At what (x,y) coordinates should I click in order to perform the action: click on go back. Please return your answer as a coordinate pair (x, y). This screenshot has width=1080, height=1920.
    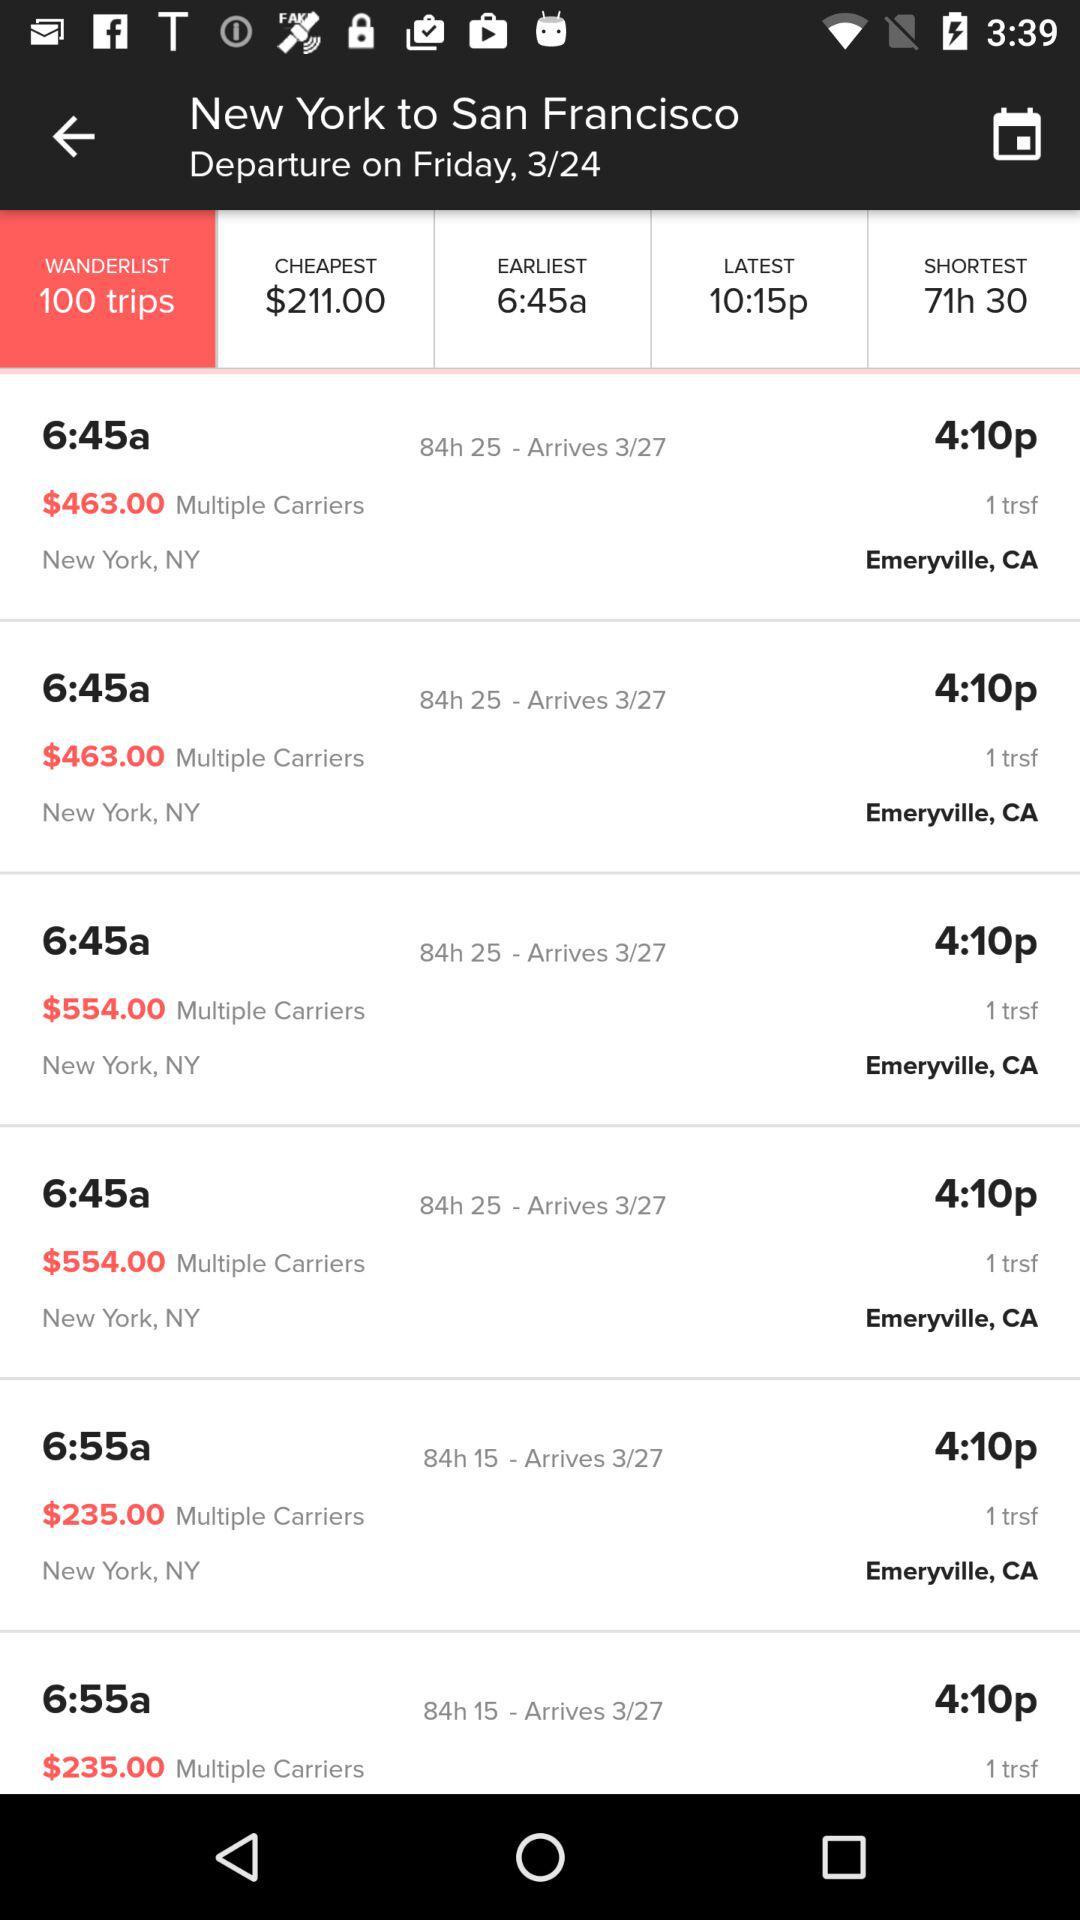
    Looking at the image, I should click on (72, 135).